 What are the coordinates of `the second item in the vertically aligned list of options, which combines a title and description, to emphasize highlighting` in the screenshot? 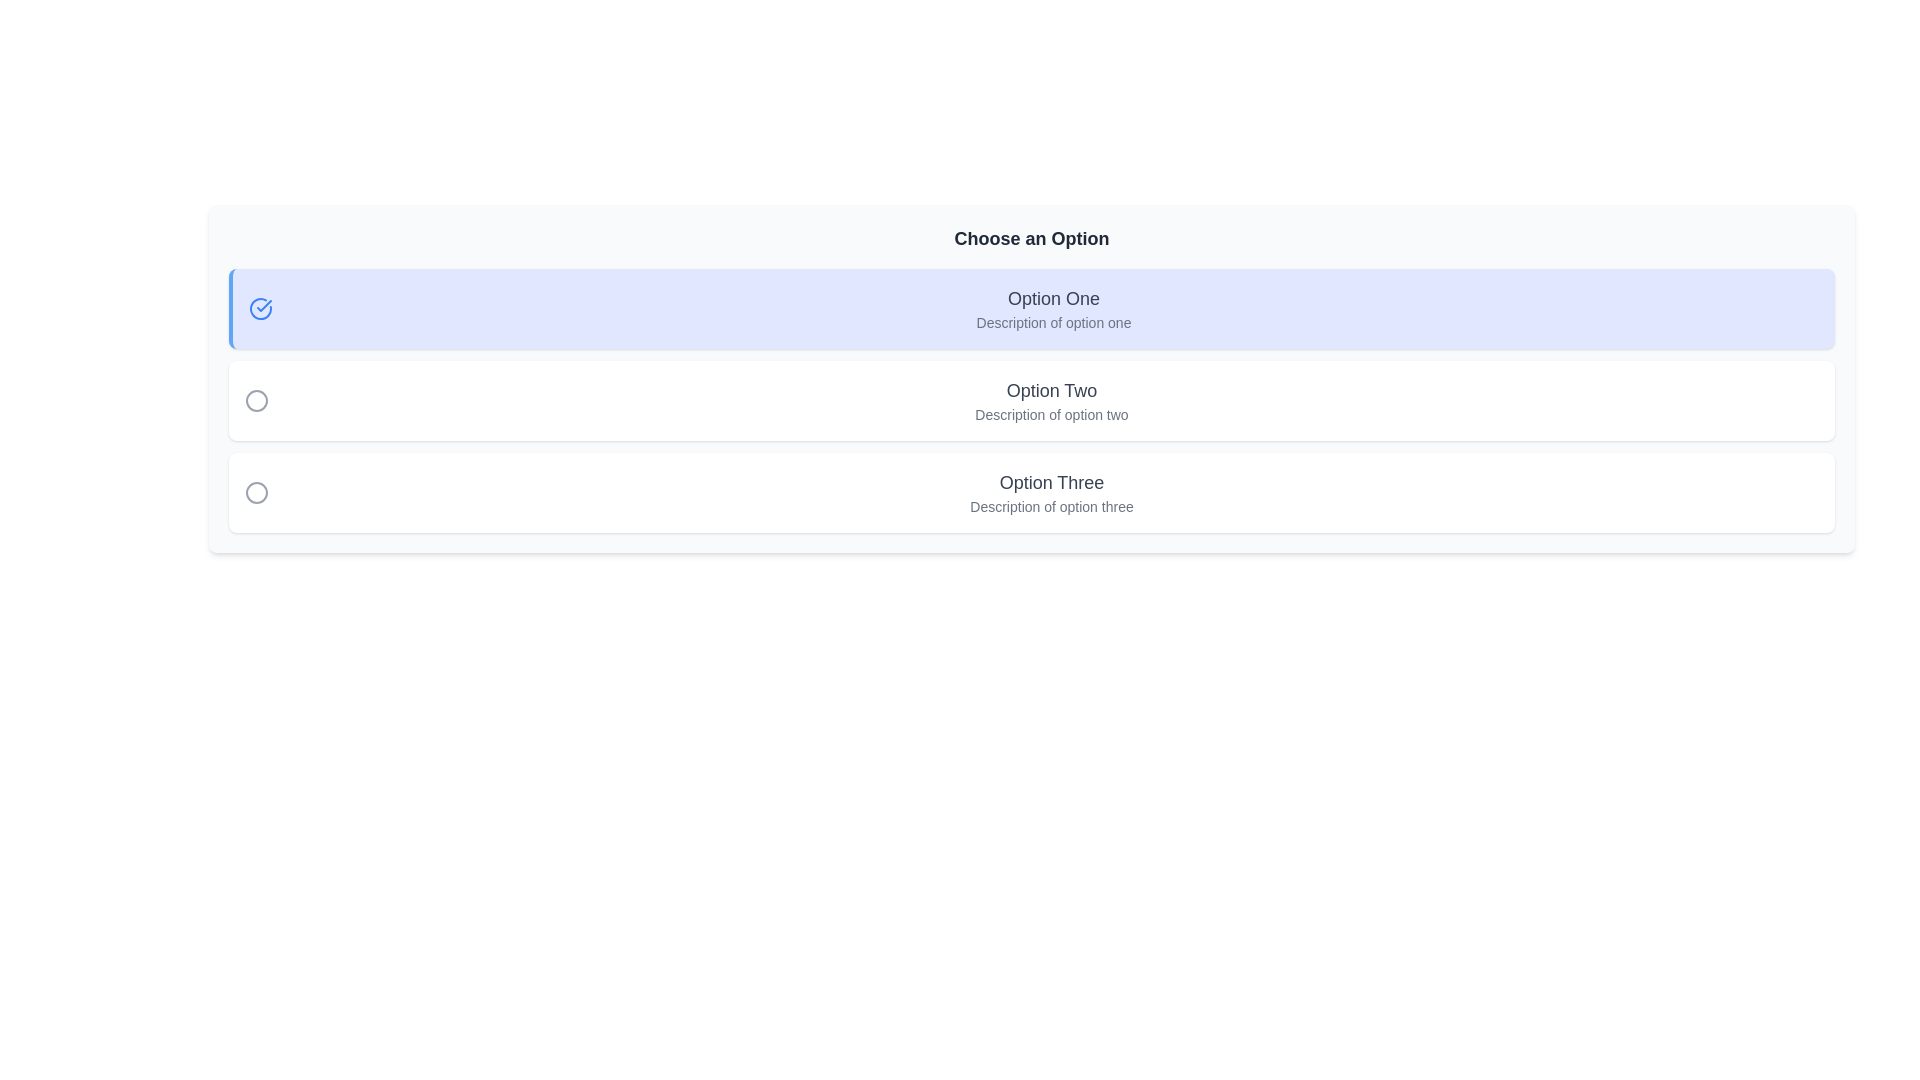 It's located at (1050, 401).